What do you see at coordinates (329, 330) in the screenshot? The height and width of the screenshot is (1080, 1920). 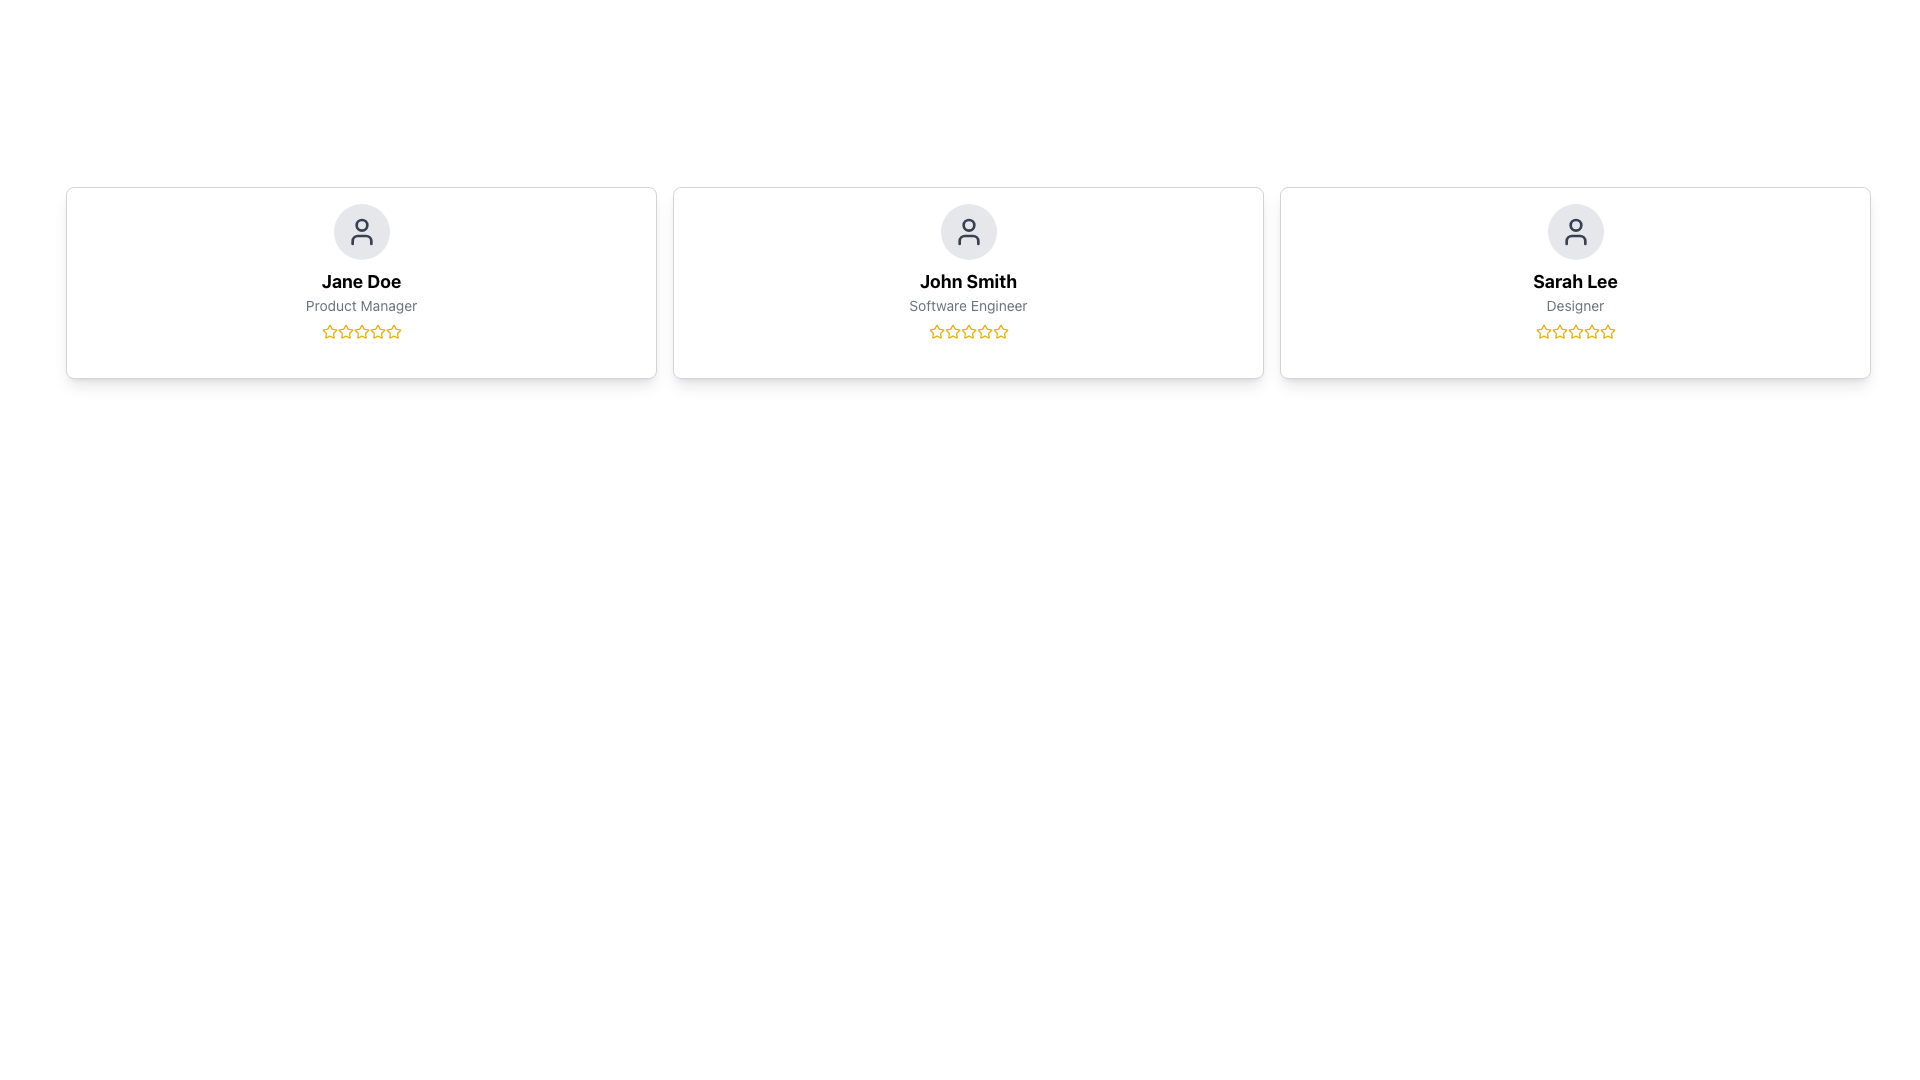 I see `the left-most star-shaped icon in the rating section below 'Jane Doe' and 'Product Manager' to rate it` at bounding box center [329, 330].